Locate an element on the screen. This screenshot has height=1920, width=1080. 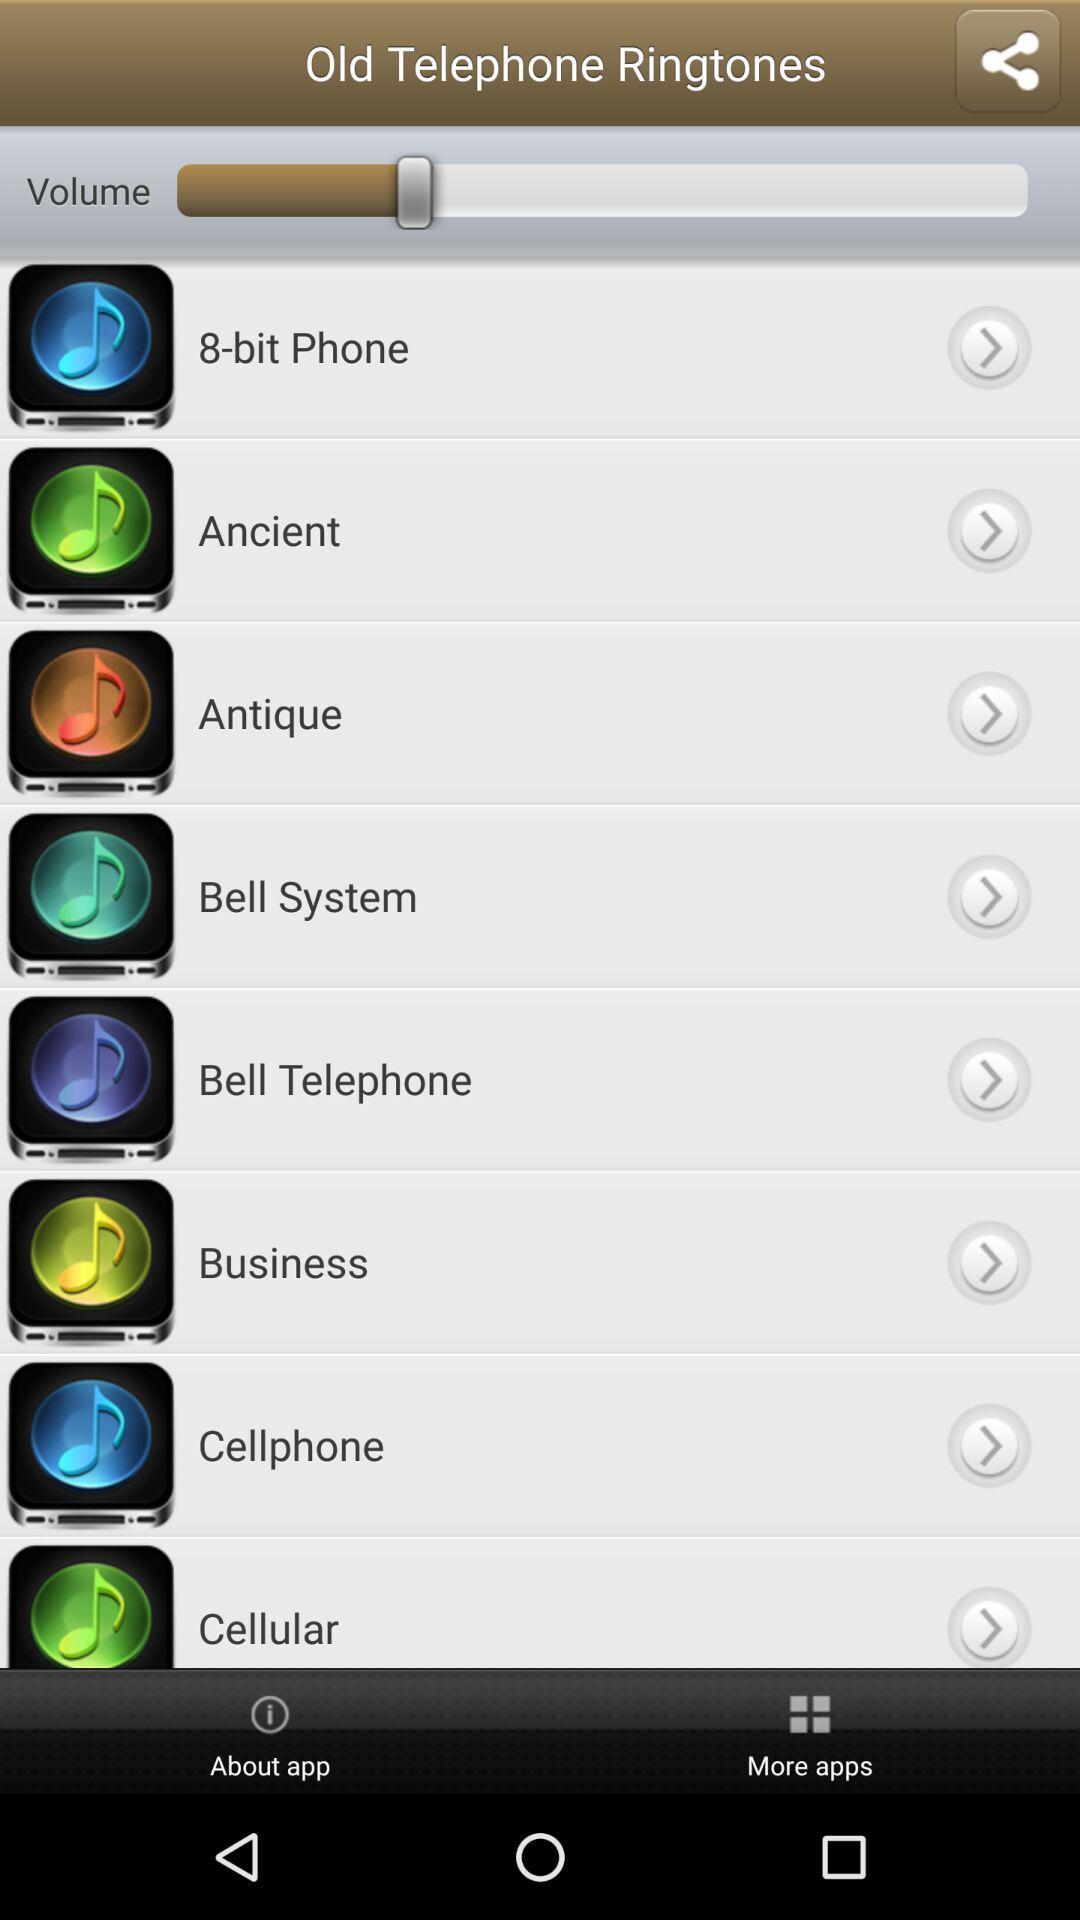
open the selected ringtone page is located at coordinates (987, 1444).